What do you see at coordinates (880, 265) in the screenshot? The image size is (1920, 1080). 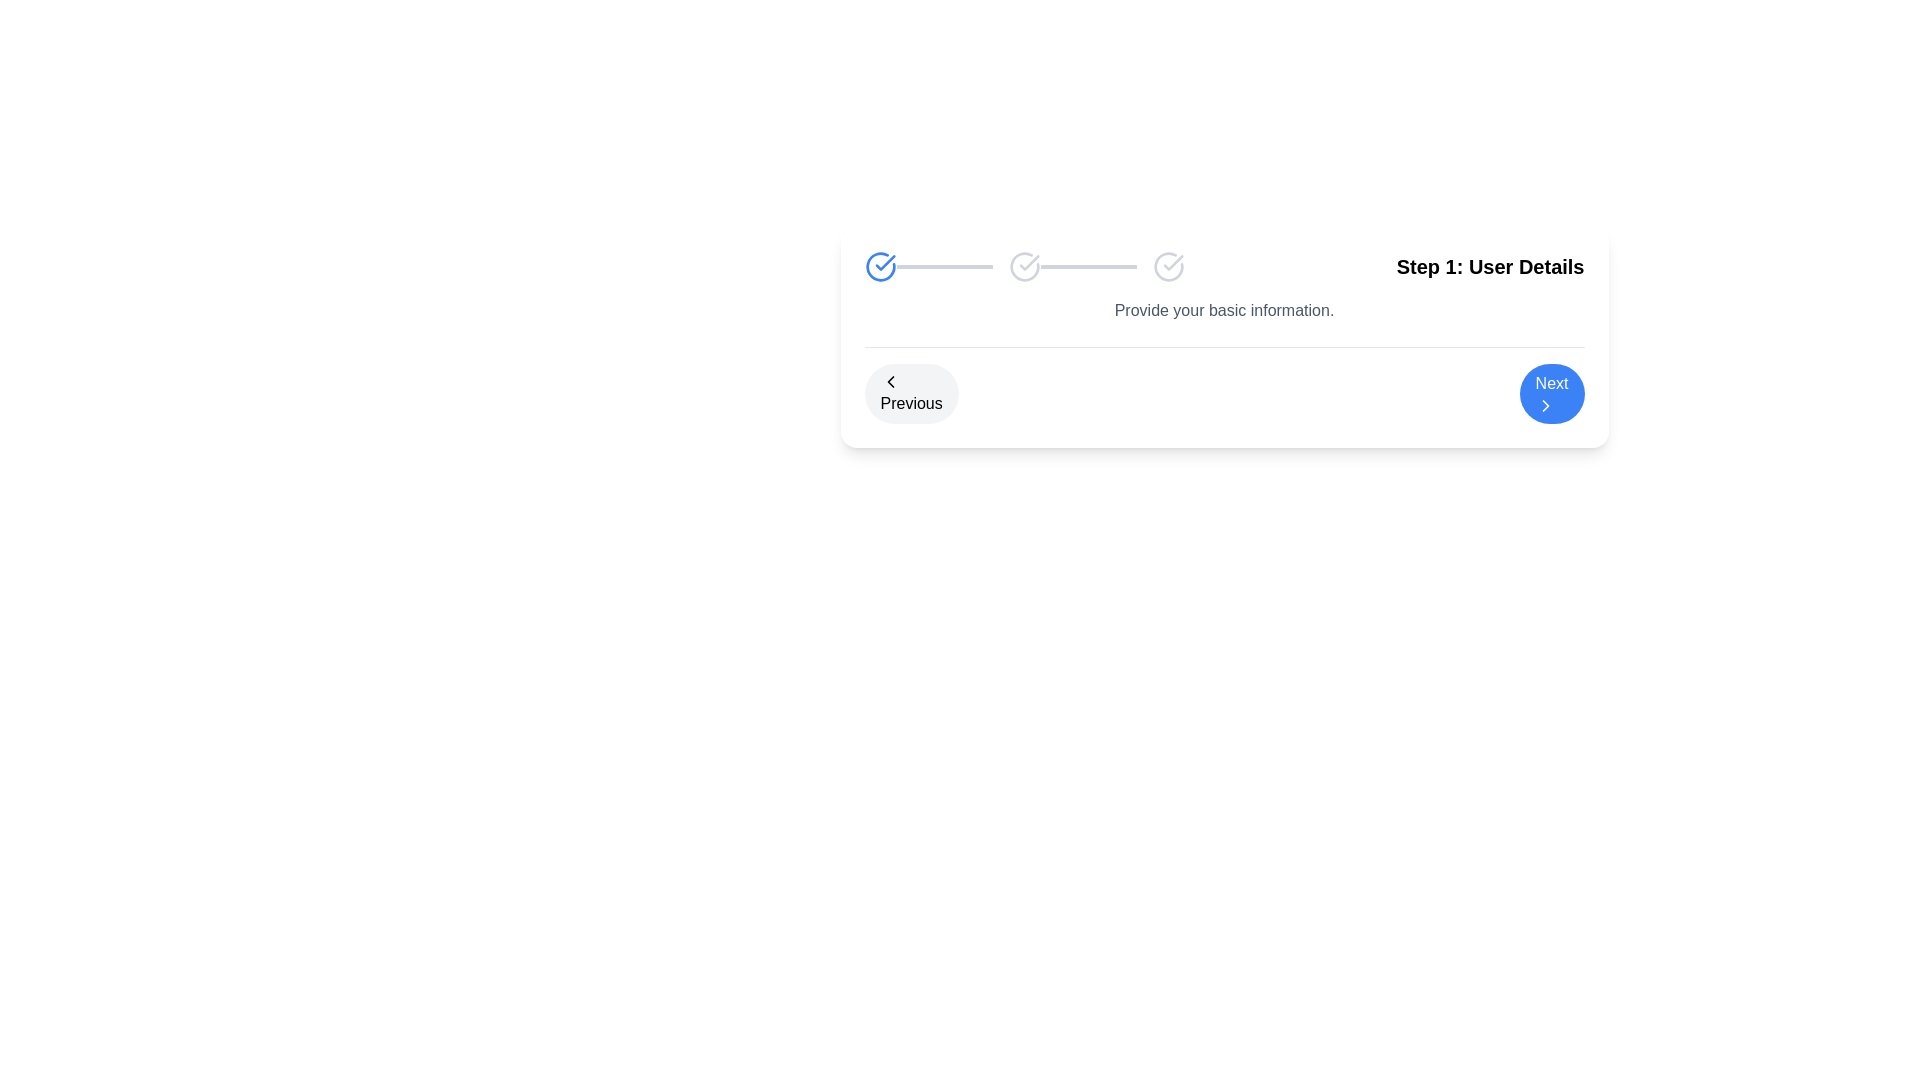 I see `the circular icon with a checkmark, which is the leftmost icon in the step progress bar at the top of the interface, indicating a status of completion` at bounding box center [880, 265].